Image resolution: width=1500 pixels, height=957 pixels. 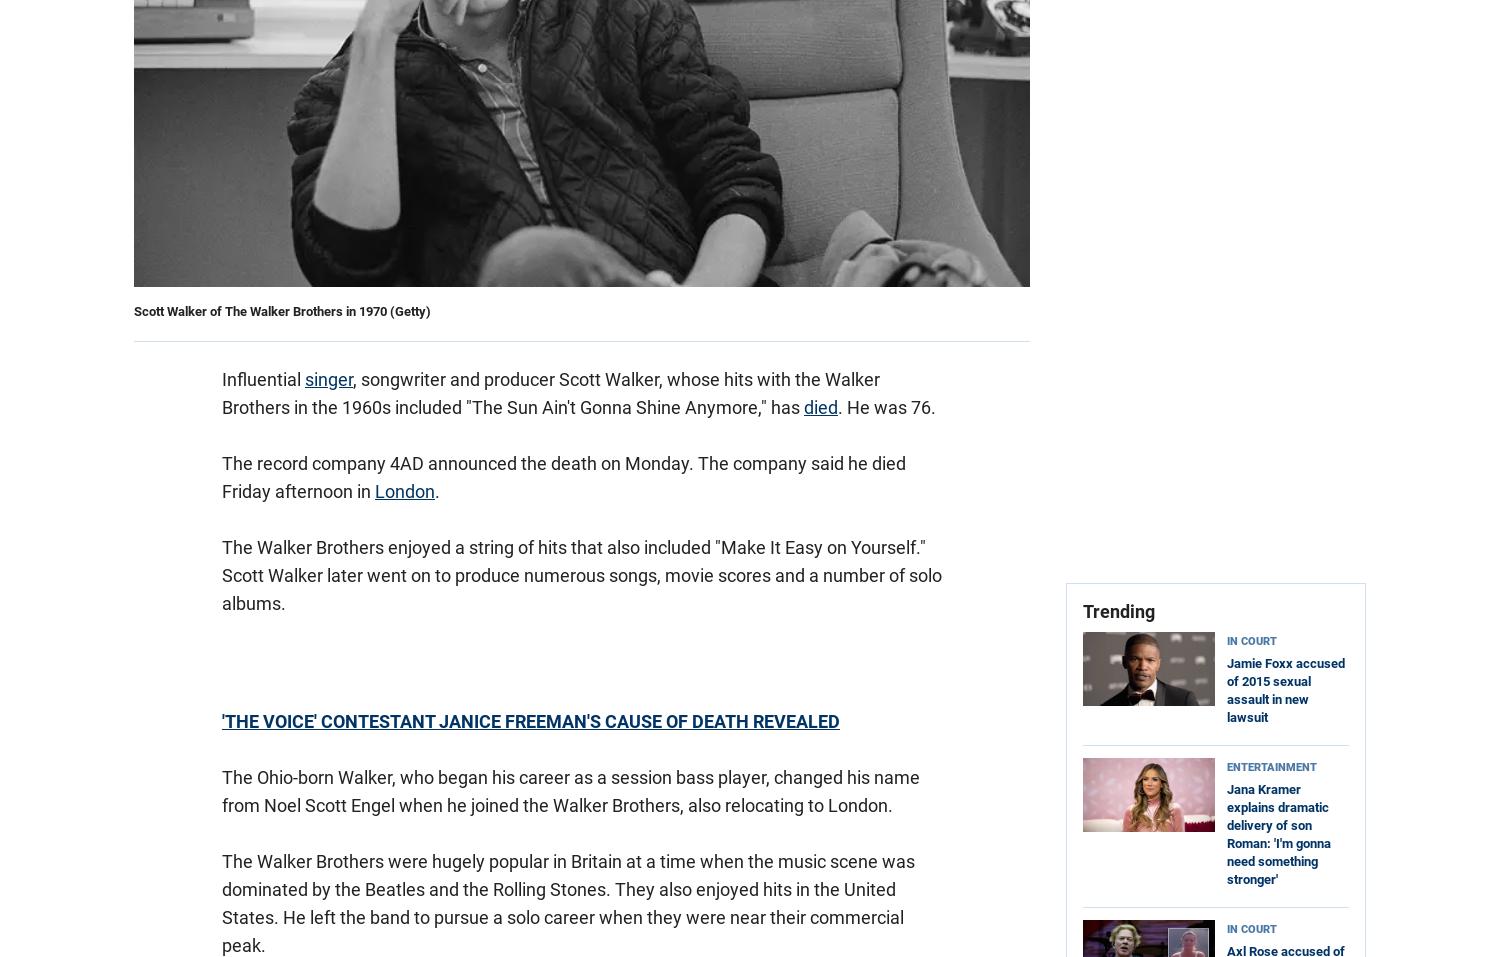 I want to click on 'The record company 4AD announced the death on Monday. The company said he died Friday afternoon in', so click(x=221, y=476).